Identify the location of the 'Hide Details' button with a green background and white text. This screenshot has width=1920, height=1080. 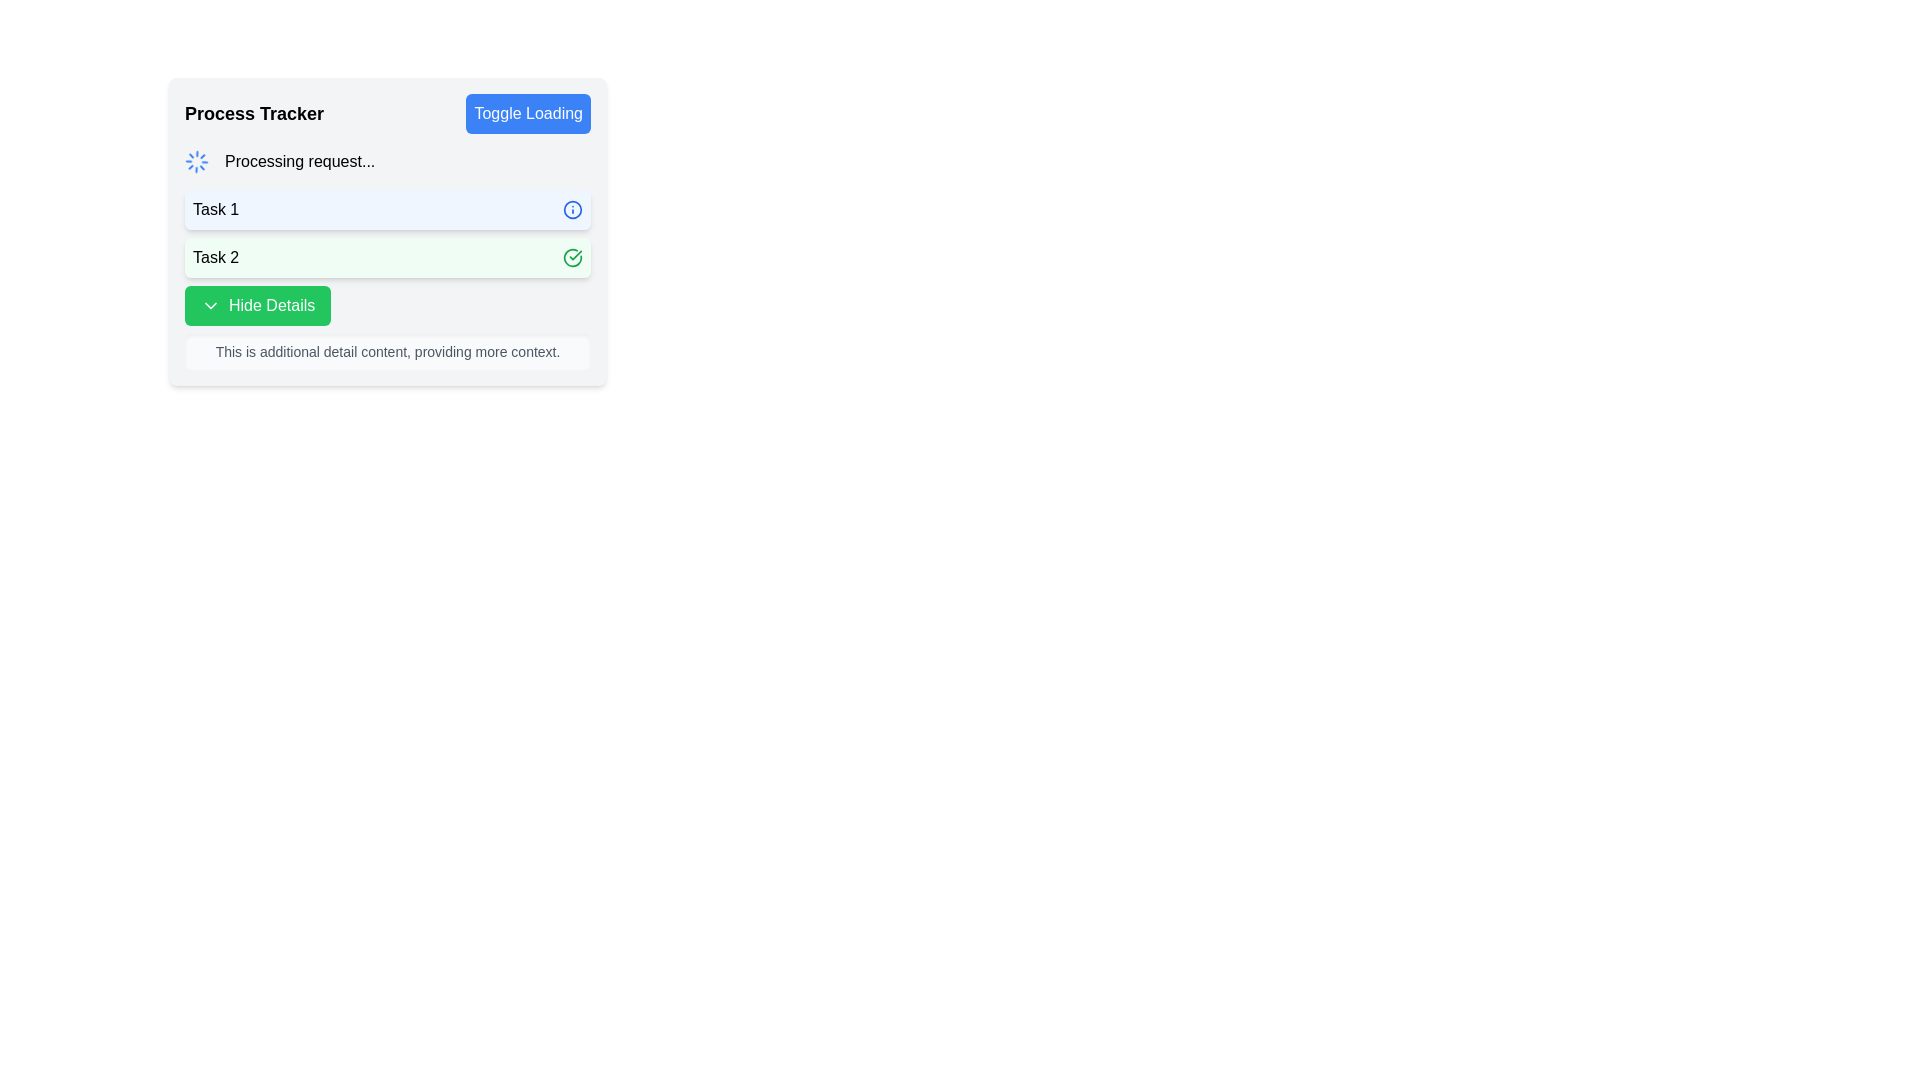
(257, 305).